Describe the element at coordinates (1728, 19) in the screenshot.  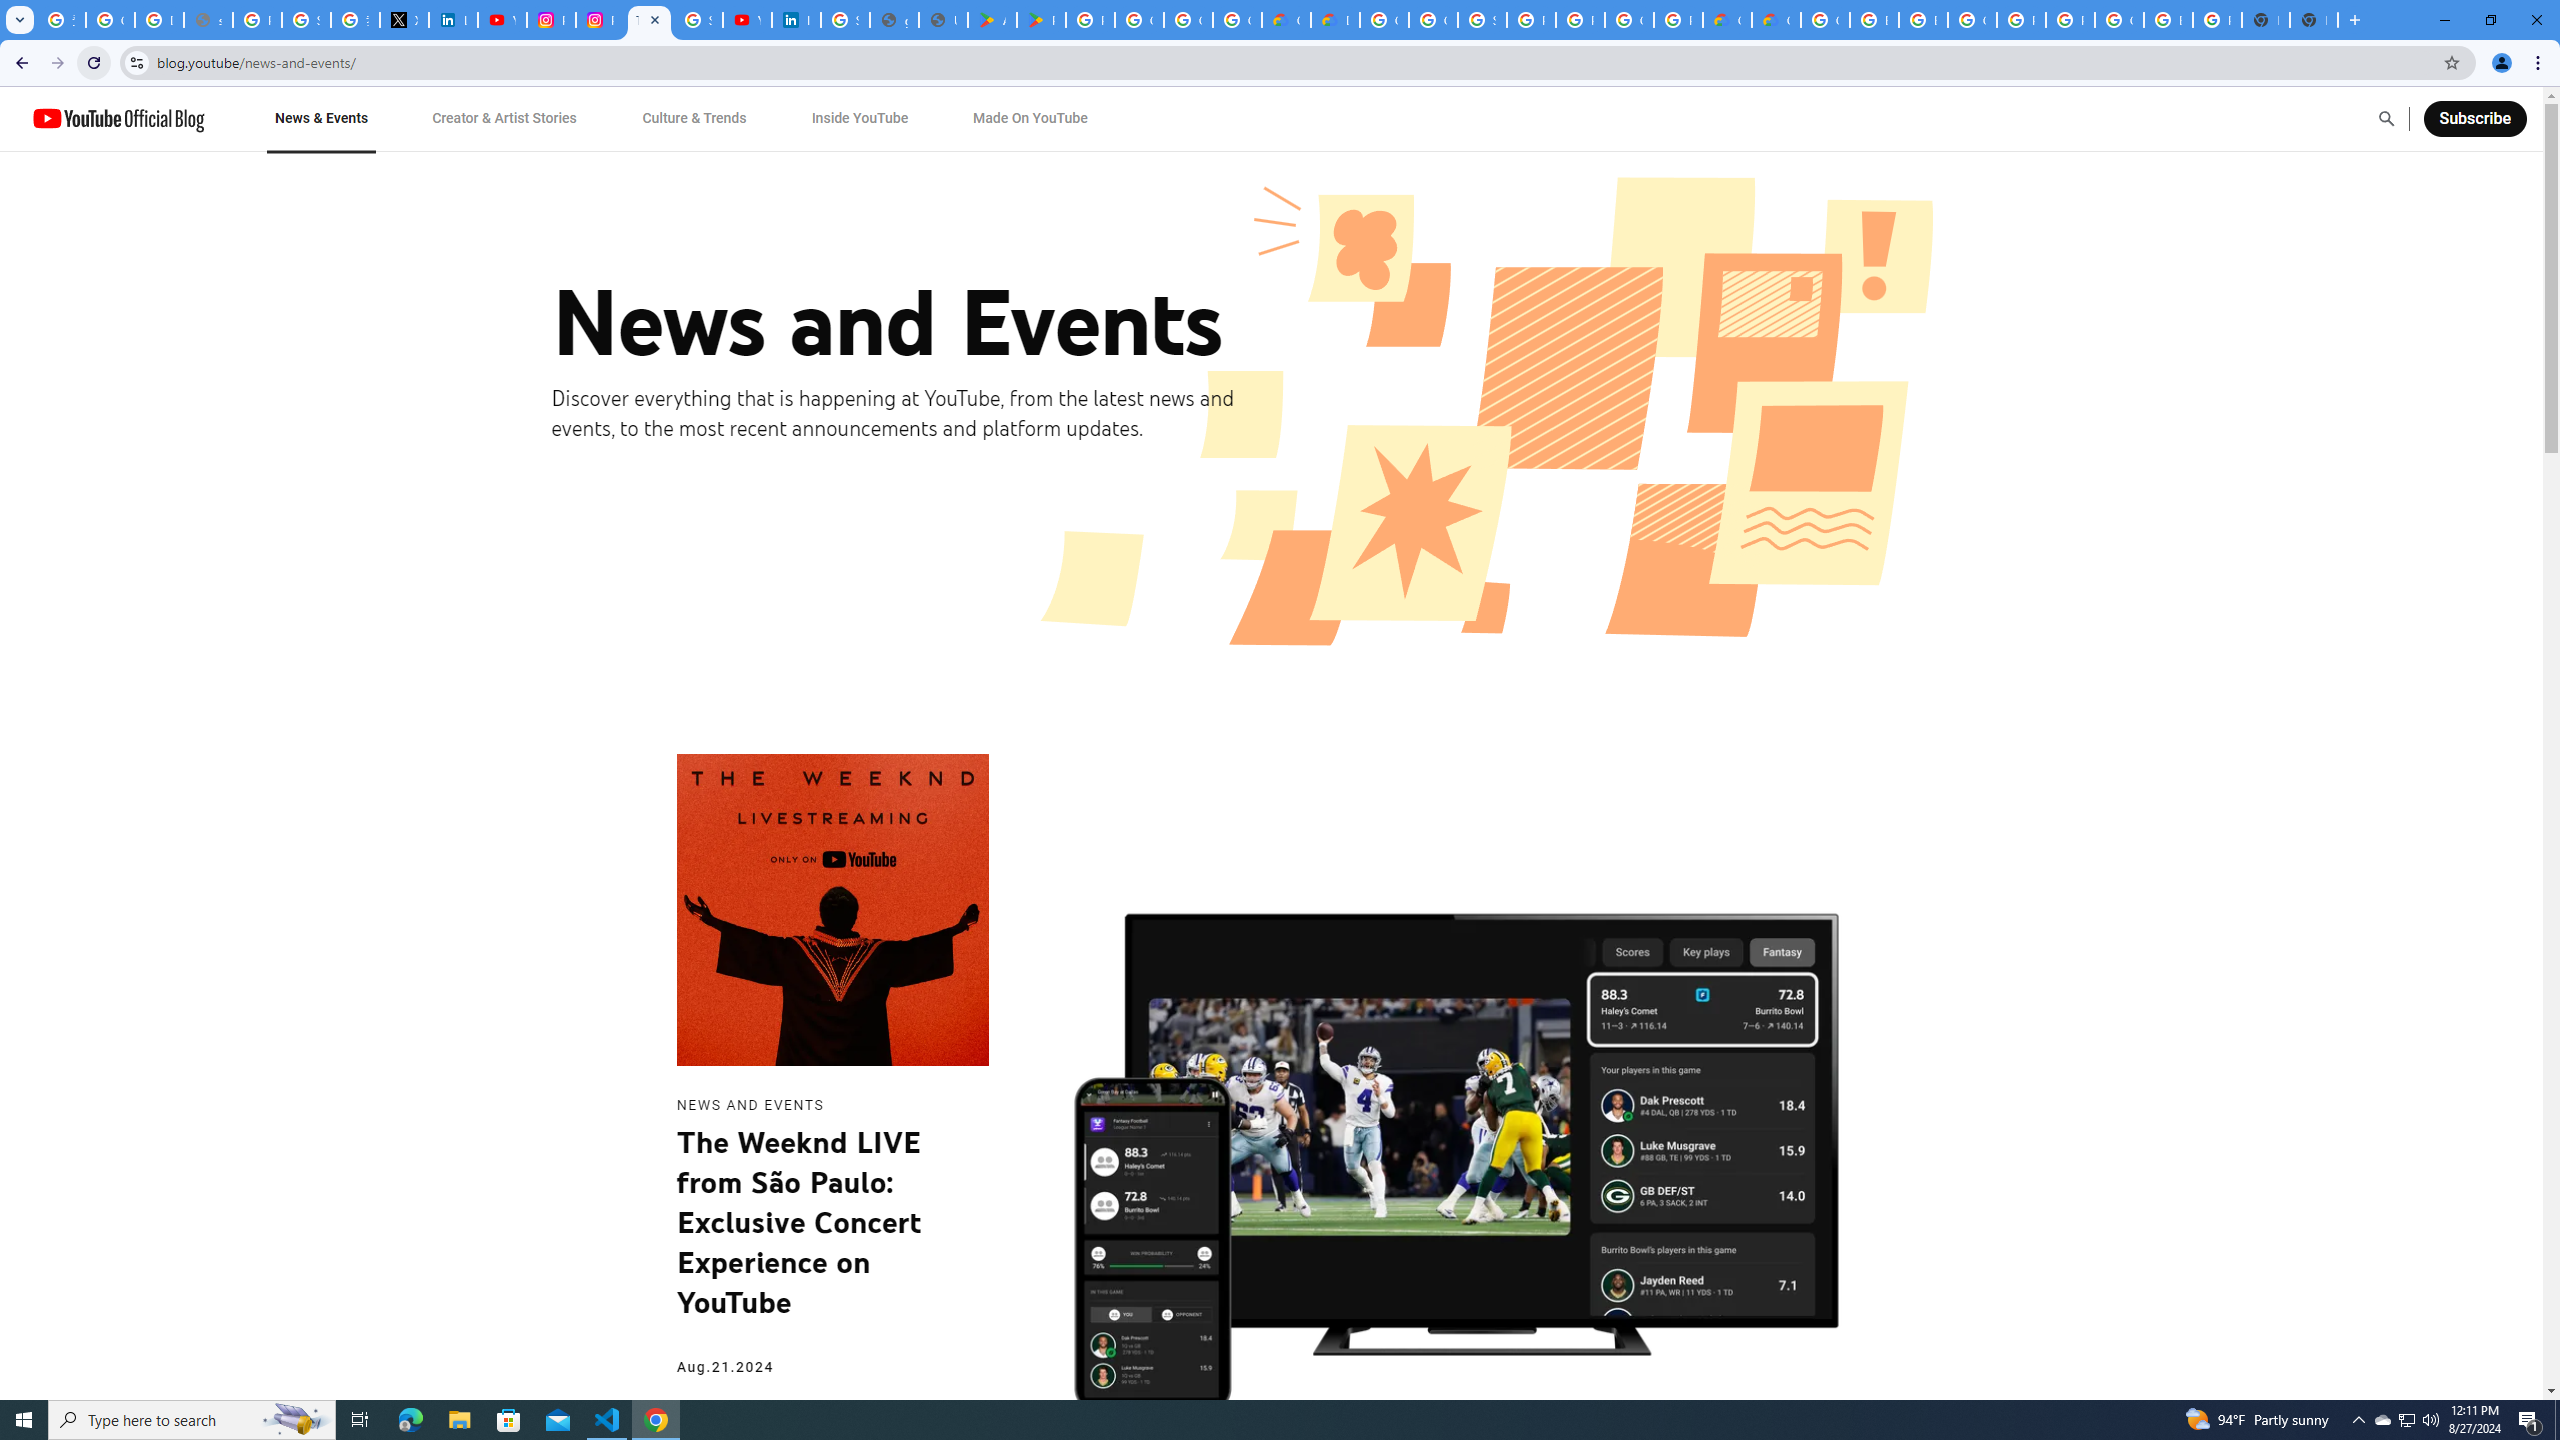
I see `'Customer Care | Google Cloud'` at that location.